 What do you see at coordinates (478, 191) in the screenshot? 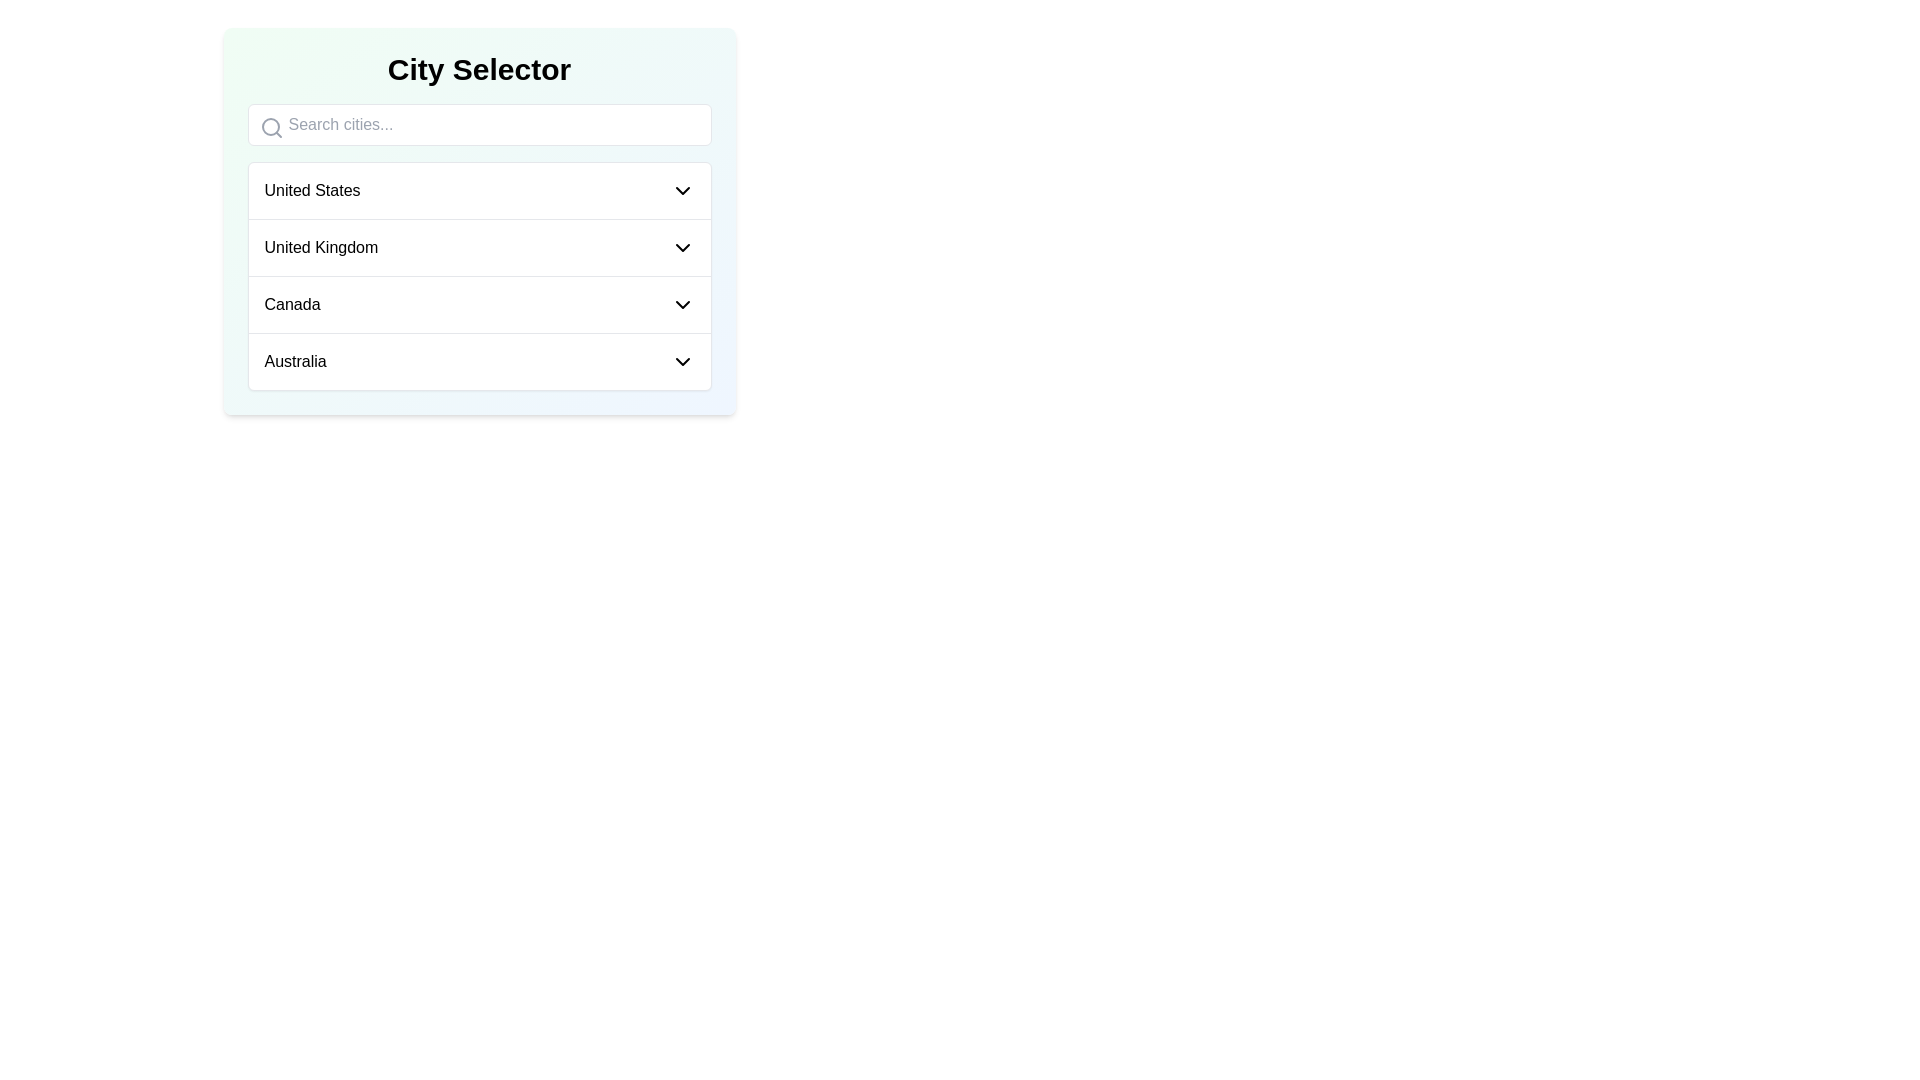
I see `the list item labeled 'United States' to confirm selection` at bounding box center [478, 191].